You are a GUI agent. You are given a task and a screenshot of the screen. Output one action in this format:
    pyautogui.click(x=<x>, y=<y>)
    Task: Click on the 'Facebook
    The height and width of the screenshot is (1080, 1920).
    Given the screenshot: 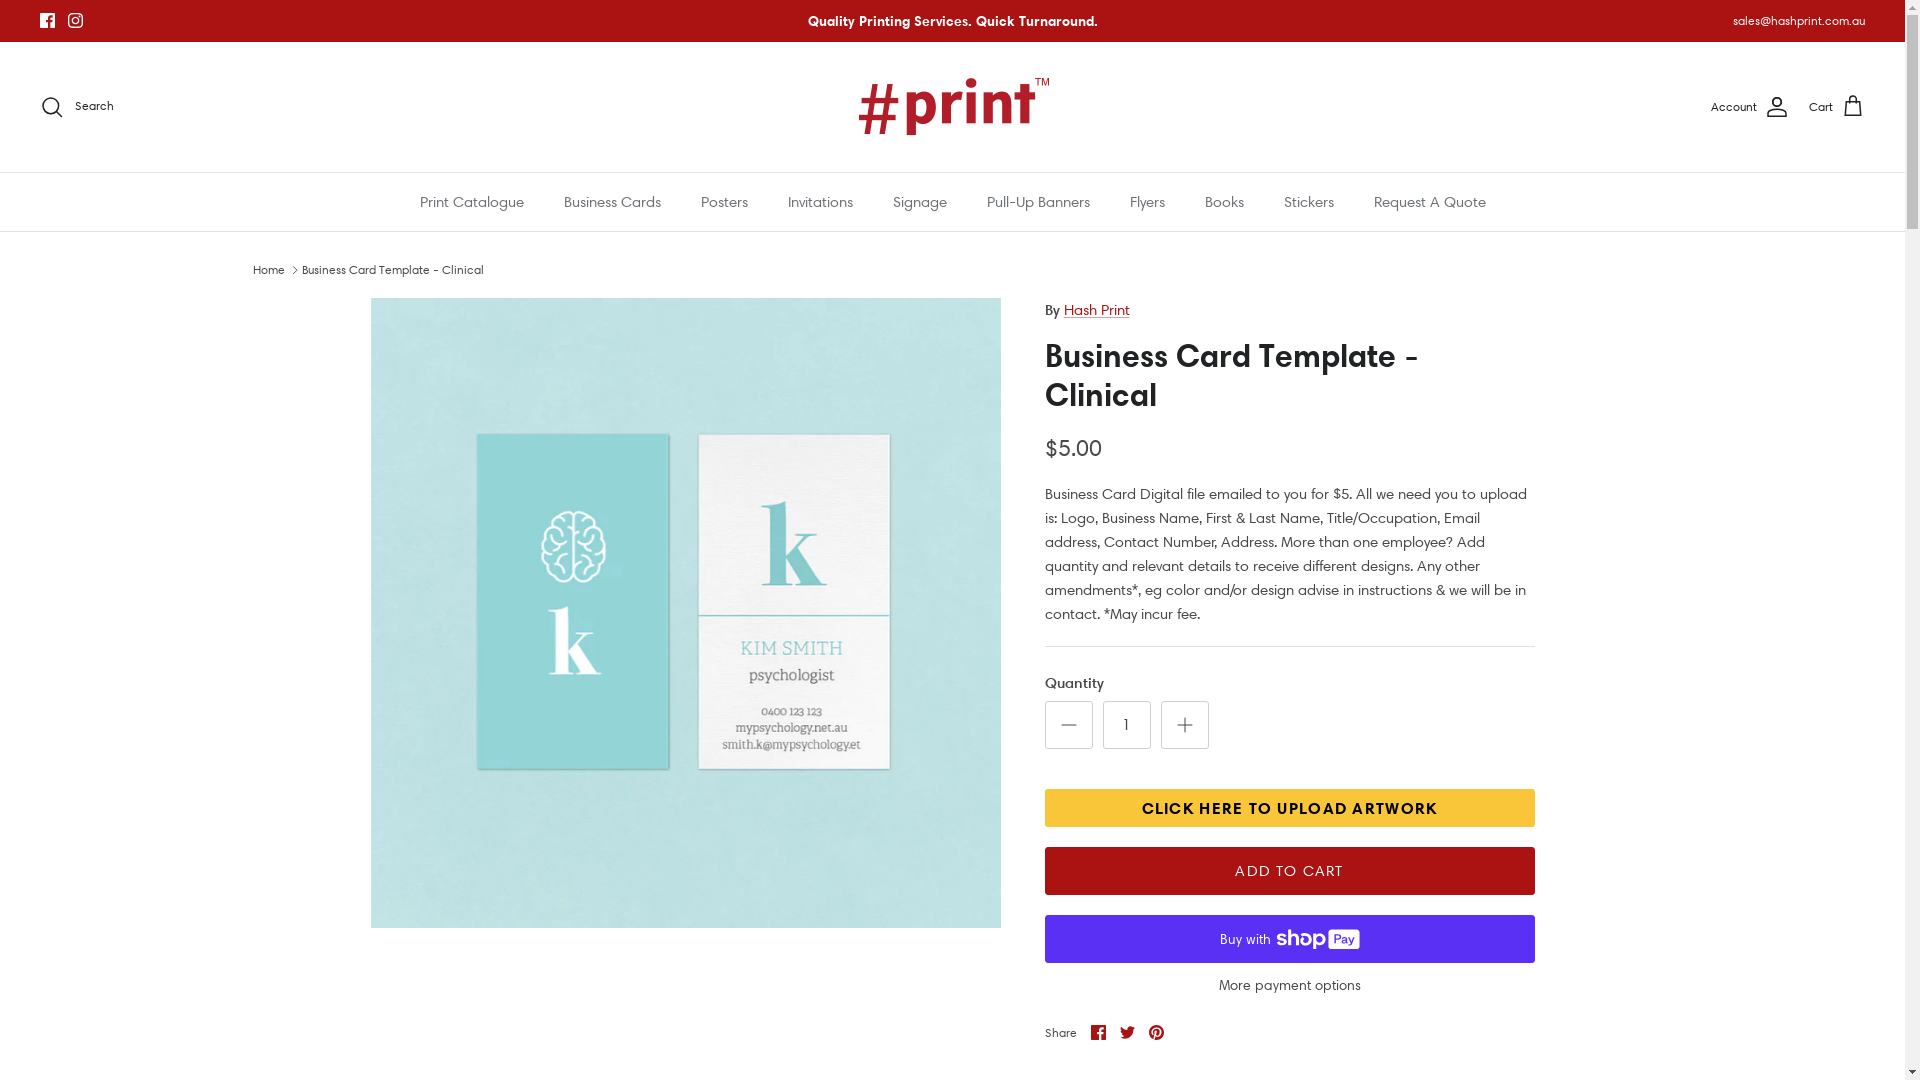 What is the action you would take?
    pyautogui.click(x=1088, y=1032)
    